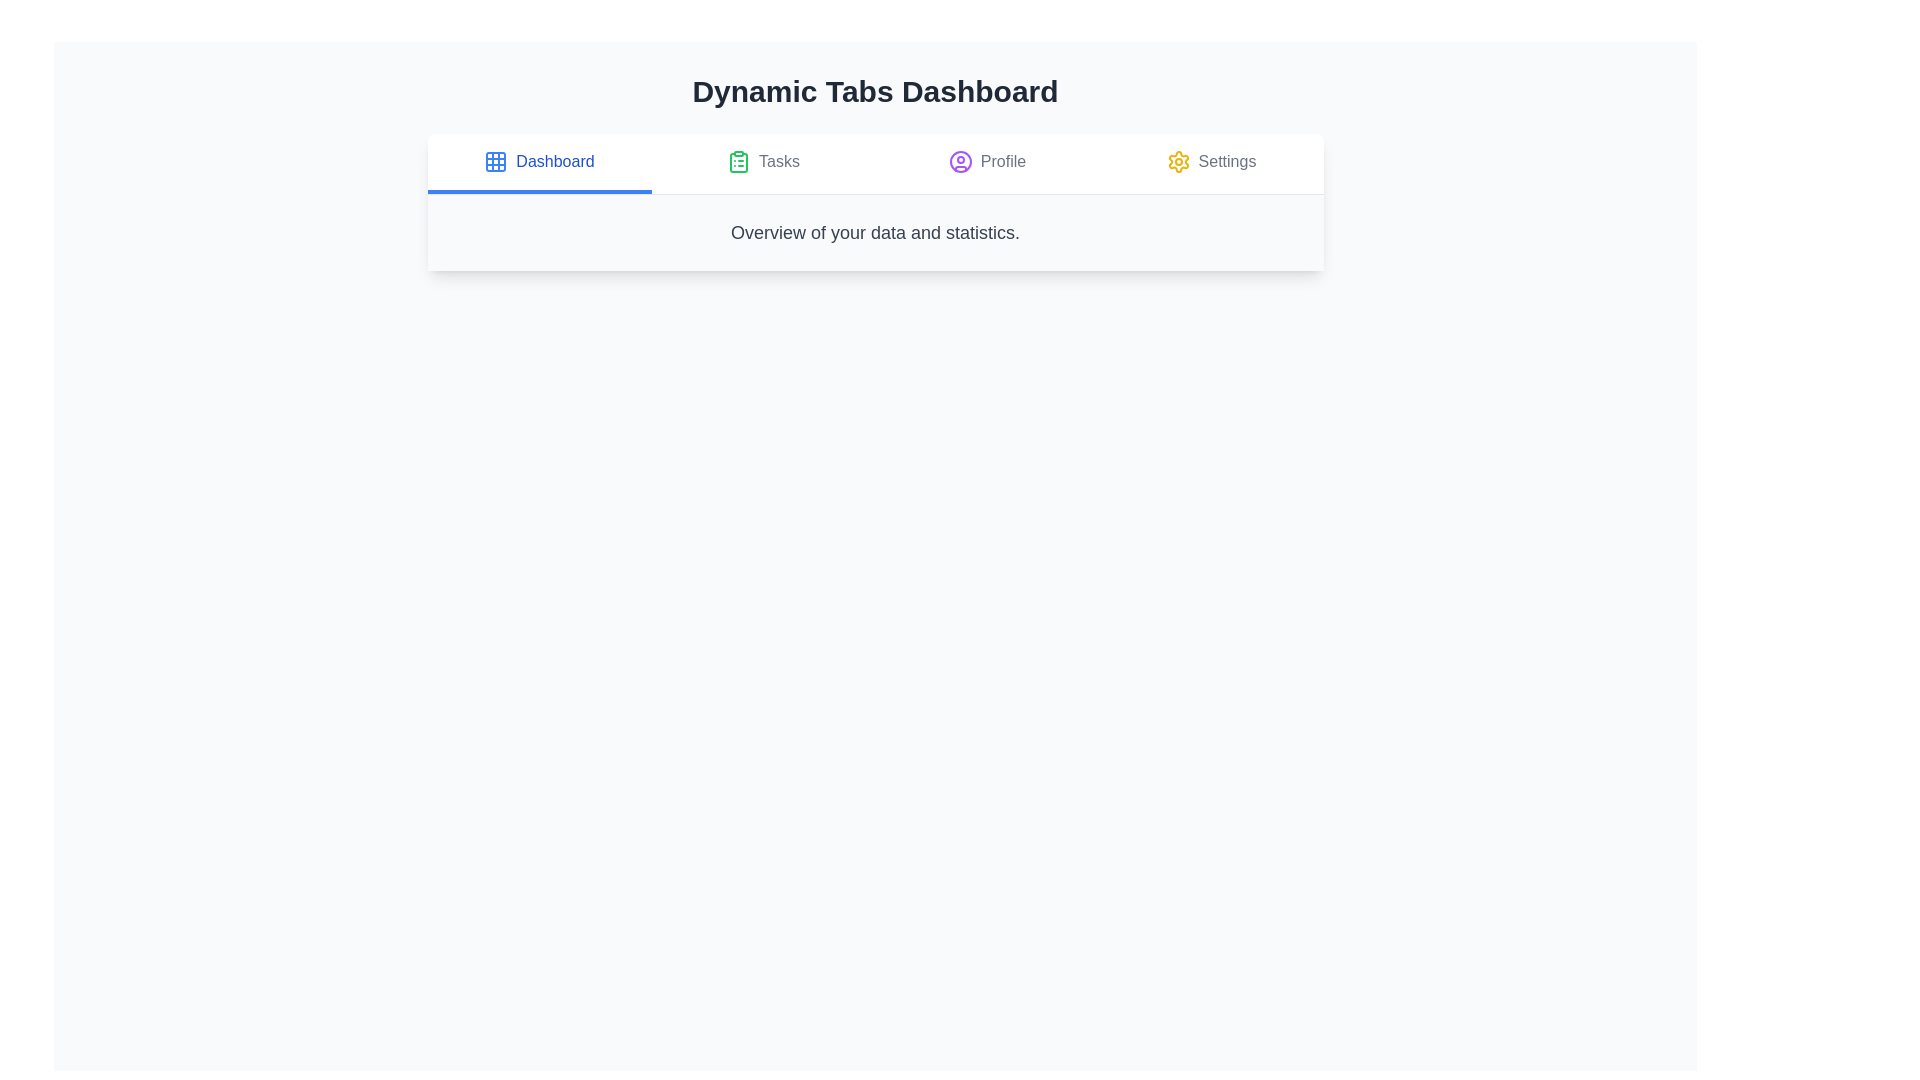 The width and height of the screenshot is (1920, 1080). What do you see at coordinates (738, 161) in the screenshot?
I see `the decorative graphical element of the clipboard icon representing the 'Tasks' tab in the navigation menu` at bounding box center [738, 161].